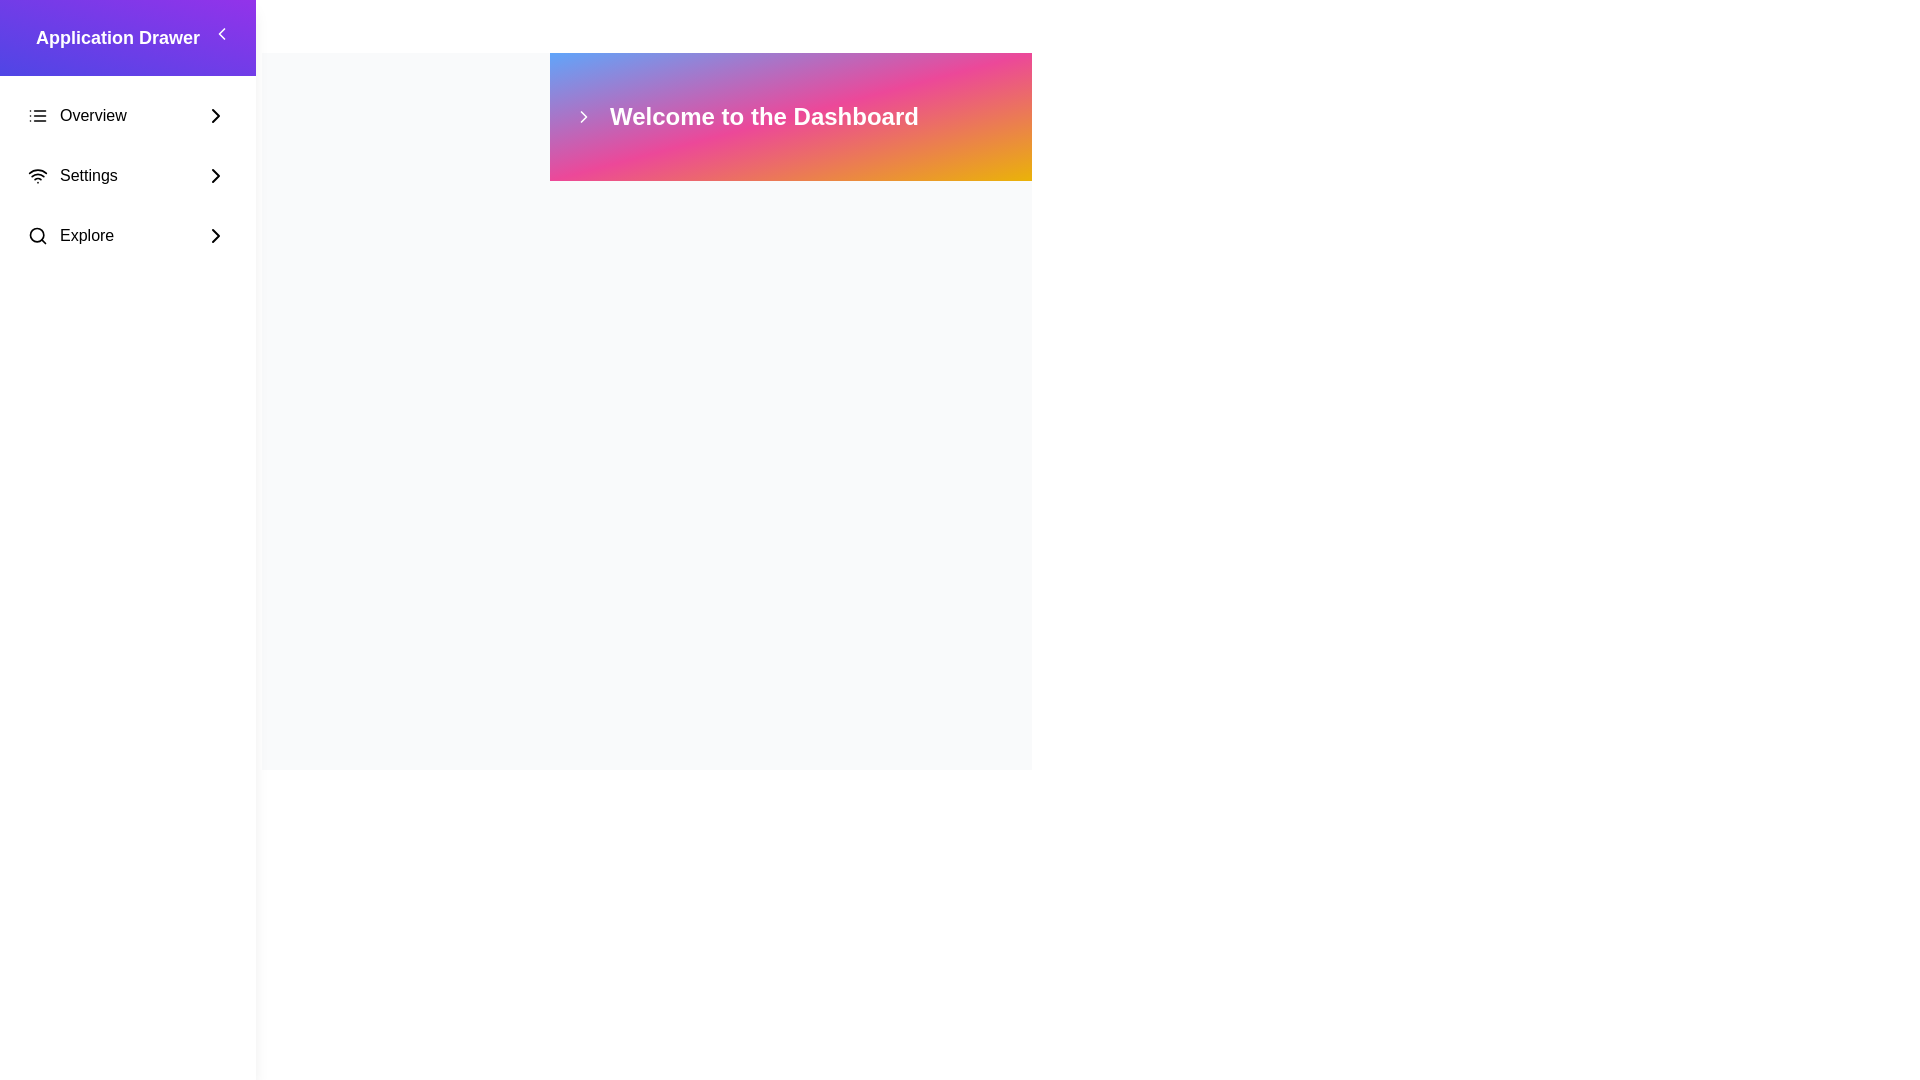  Describe the element at coordinates (583, 116) in the screenshot. I see `the decorative navigational icon located in the header bar to the left of the 'Welcome to the Dashboard' text` at that location.